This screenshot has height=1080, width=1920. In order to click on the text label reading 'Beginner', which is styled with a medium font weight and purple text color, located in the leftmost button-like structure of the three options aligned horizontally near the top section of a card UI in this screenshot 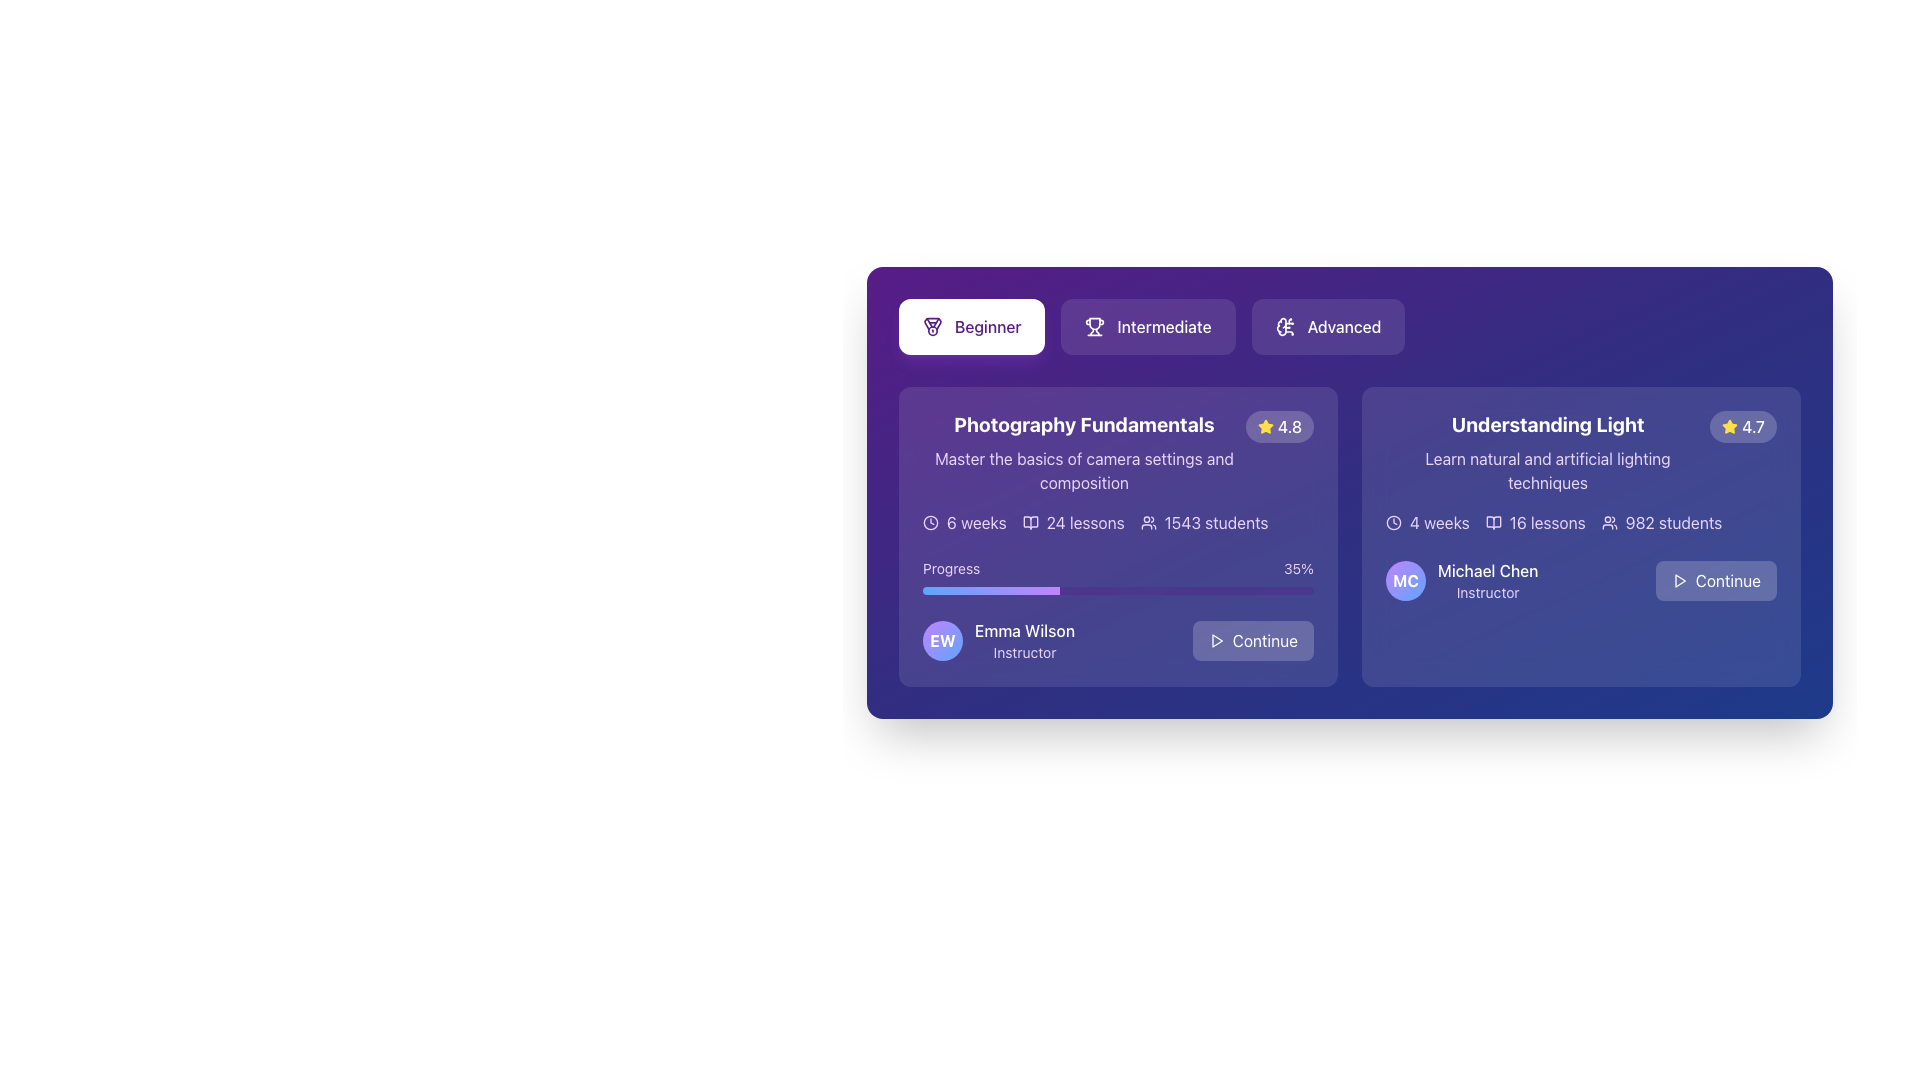, I will do `click(988, 326)`.